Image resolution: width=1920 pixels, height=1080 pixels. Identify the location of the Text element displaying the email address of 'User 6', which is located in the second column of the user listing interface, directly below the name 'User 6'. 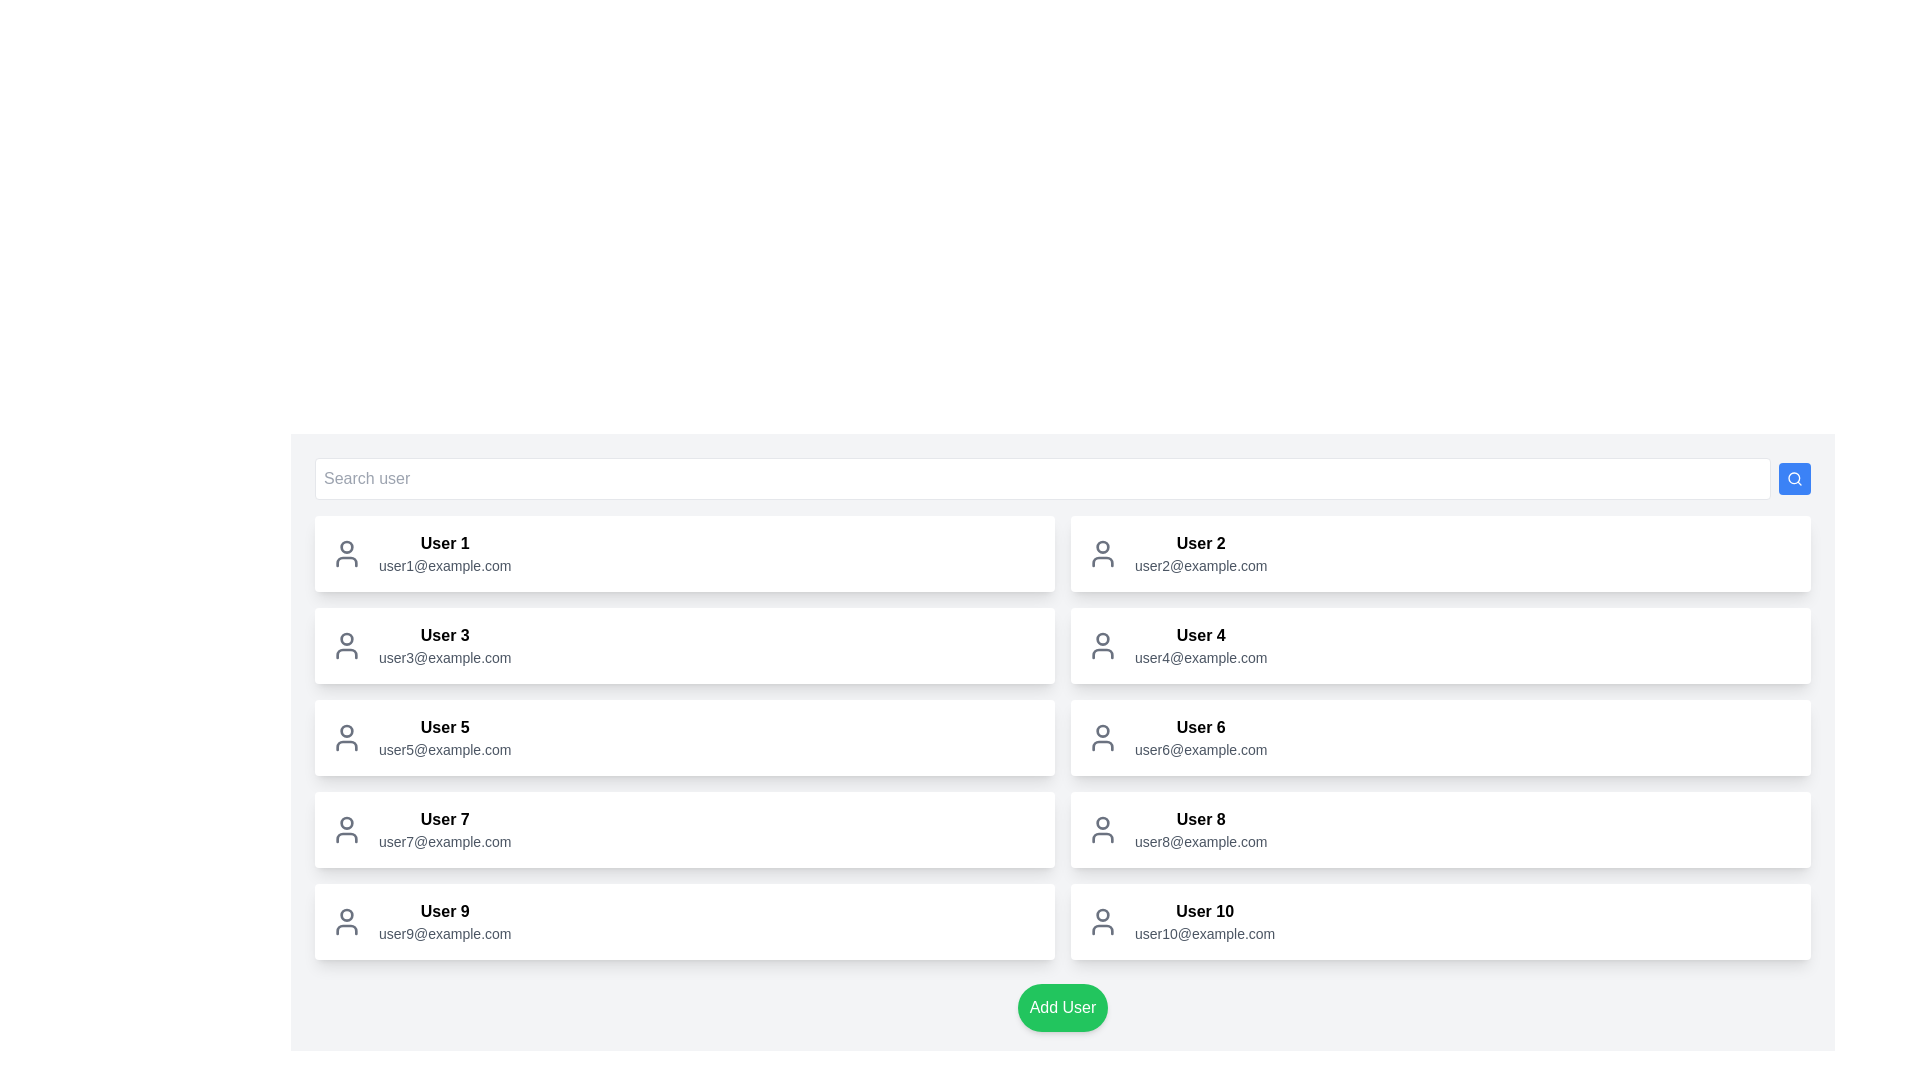
(1200, 749).